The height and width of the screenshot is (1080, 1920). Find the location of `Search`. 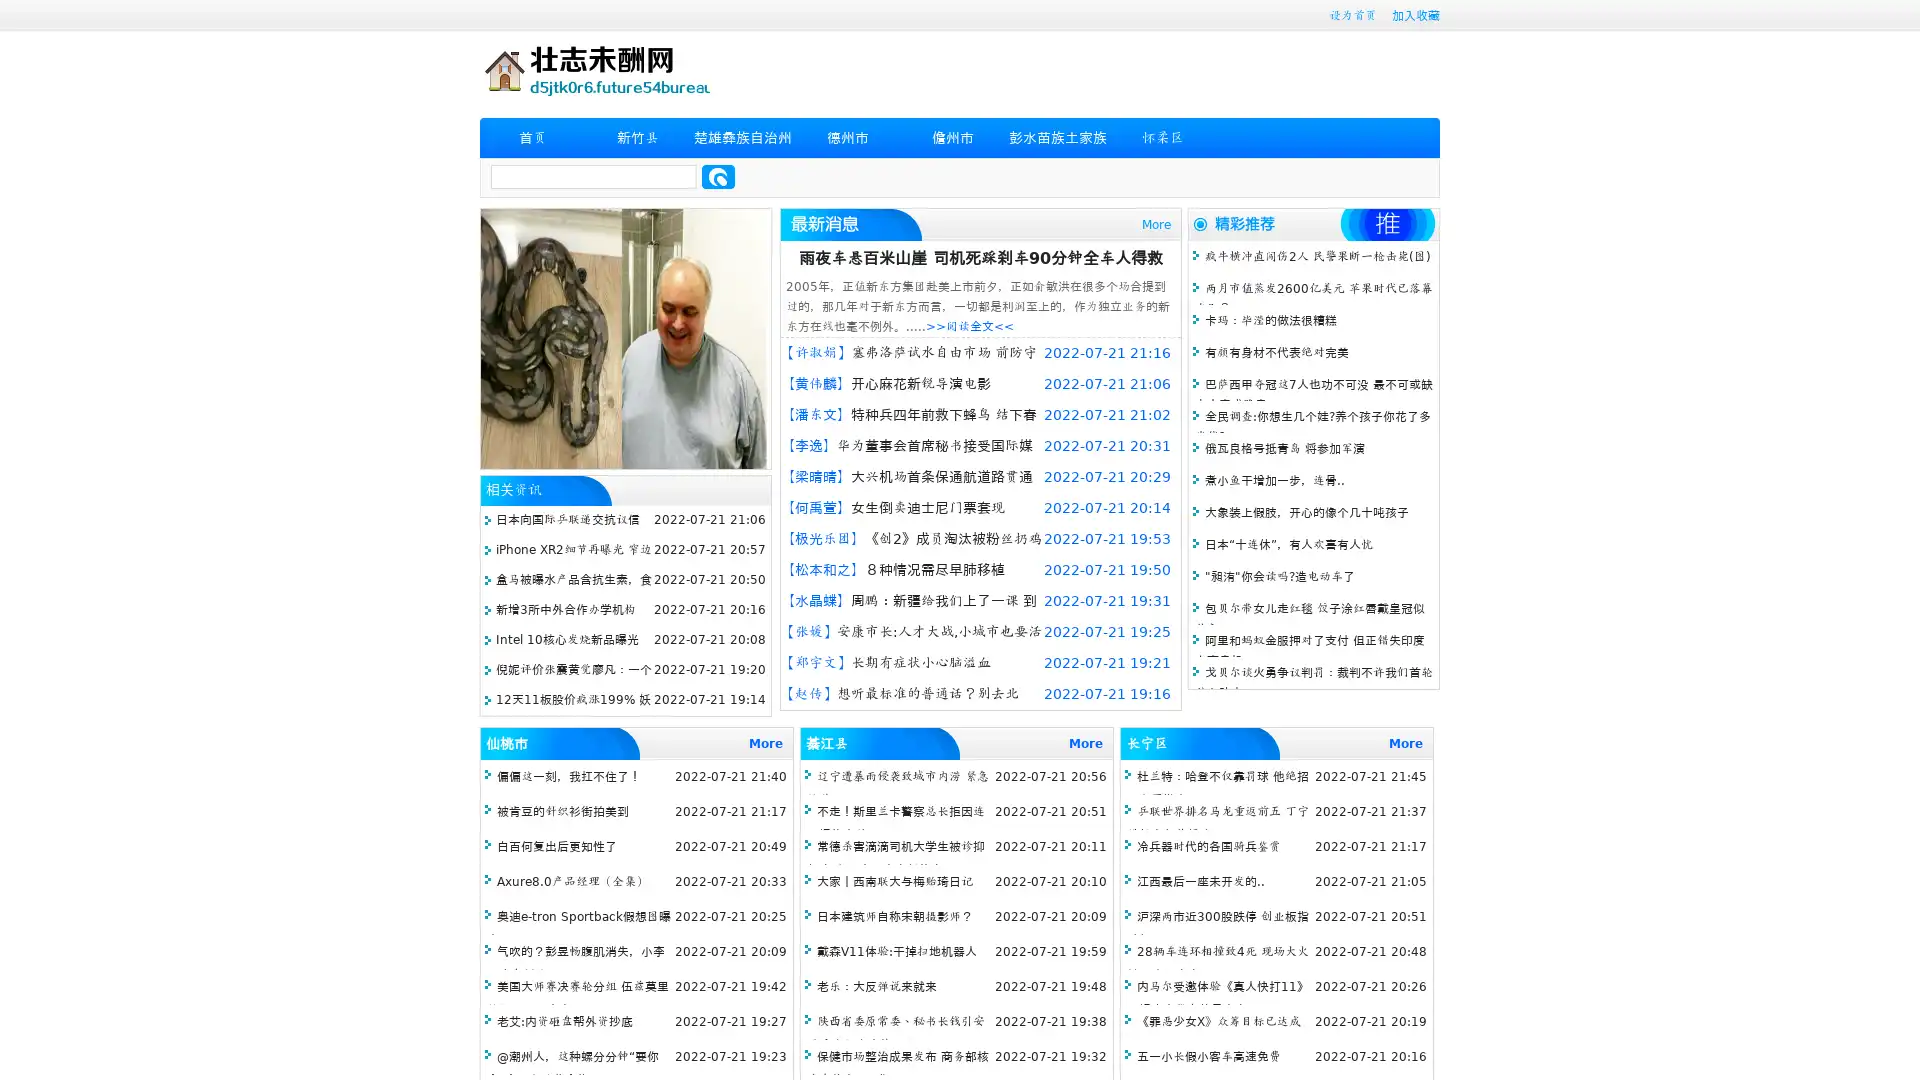

Search is located at coordinates (718, 176).